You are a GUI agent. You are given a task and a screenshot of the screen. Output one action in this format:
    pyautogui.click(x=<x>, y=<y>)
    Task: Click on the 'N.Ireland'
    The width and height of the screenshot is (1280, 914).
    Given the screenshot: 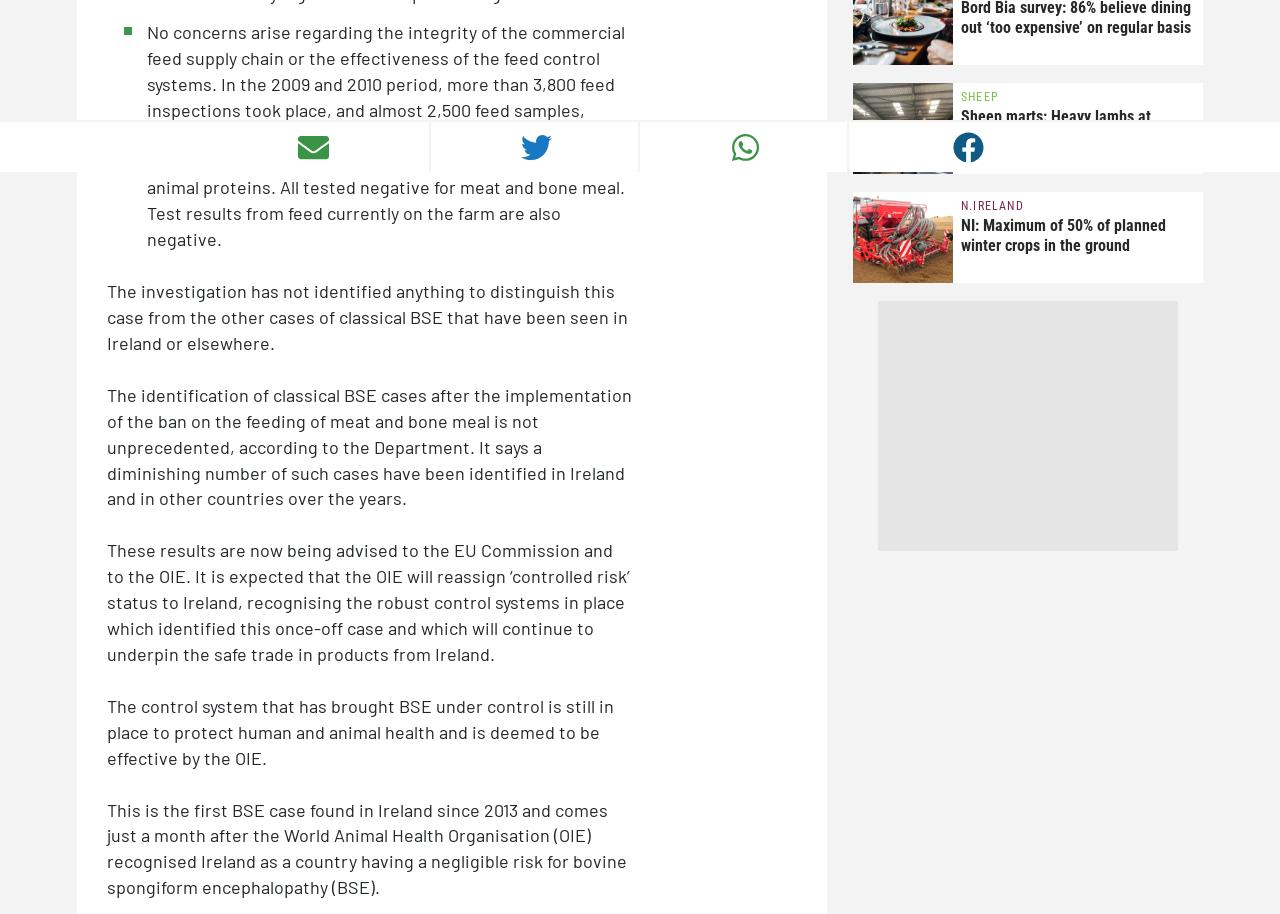 What is the action you would take?
    pyautogui.click(x=992, y=206)
    